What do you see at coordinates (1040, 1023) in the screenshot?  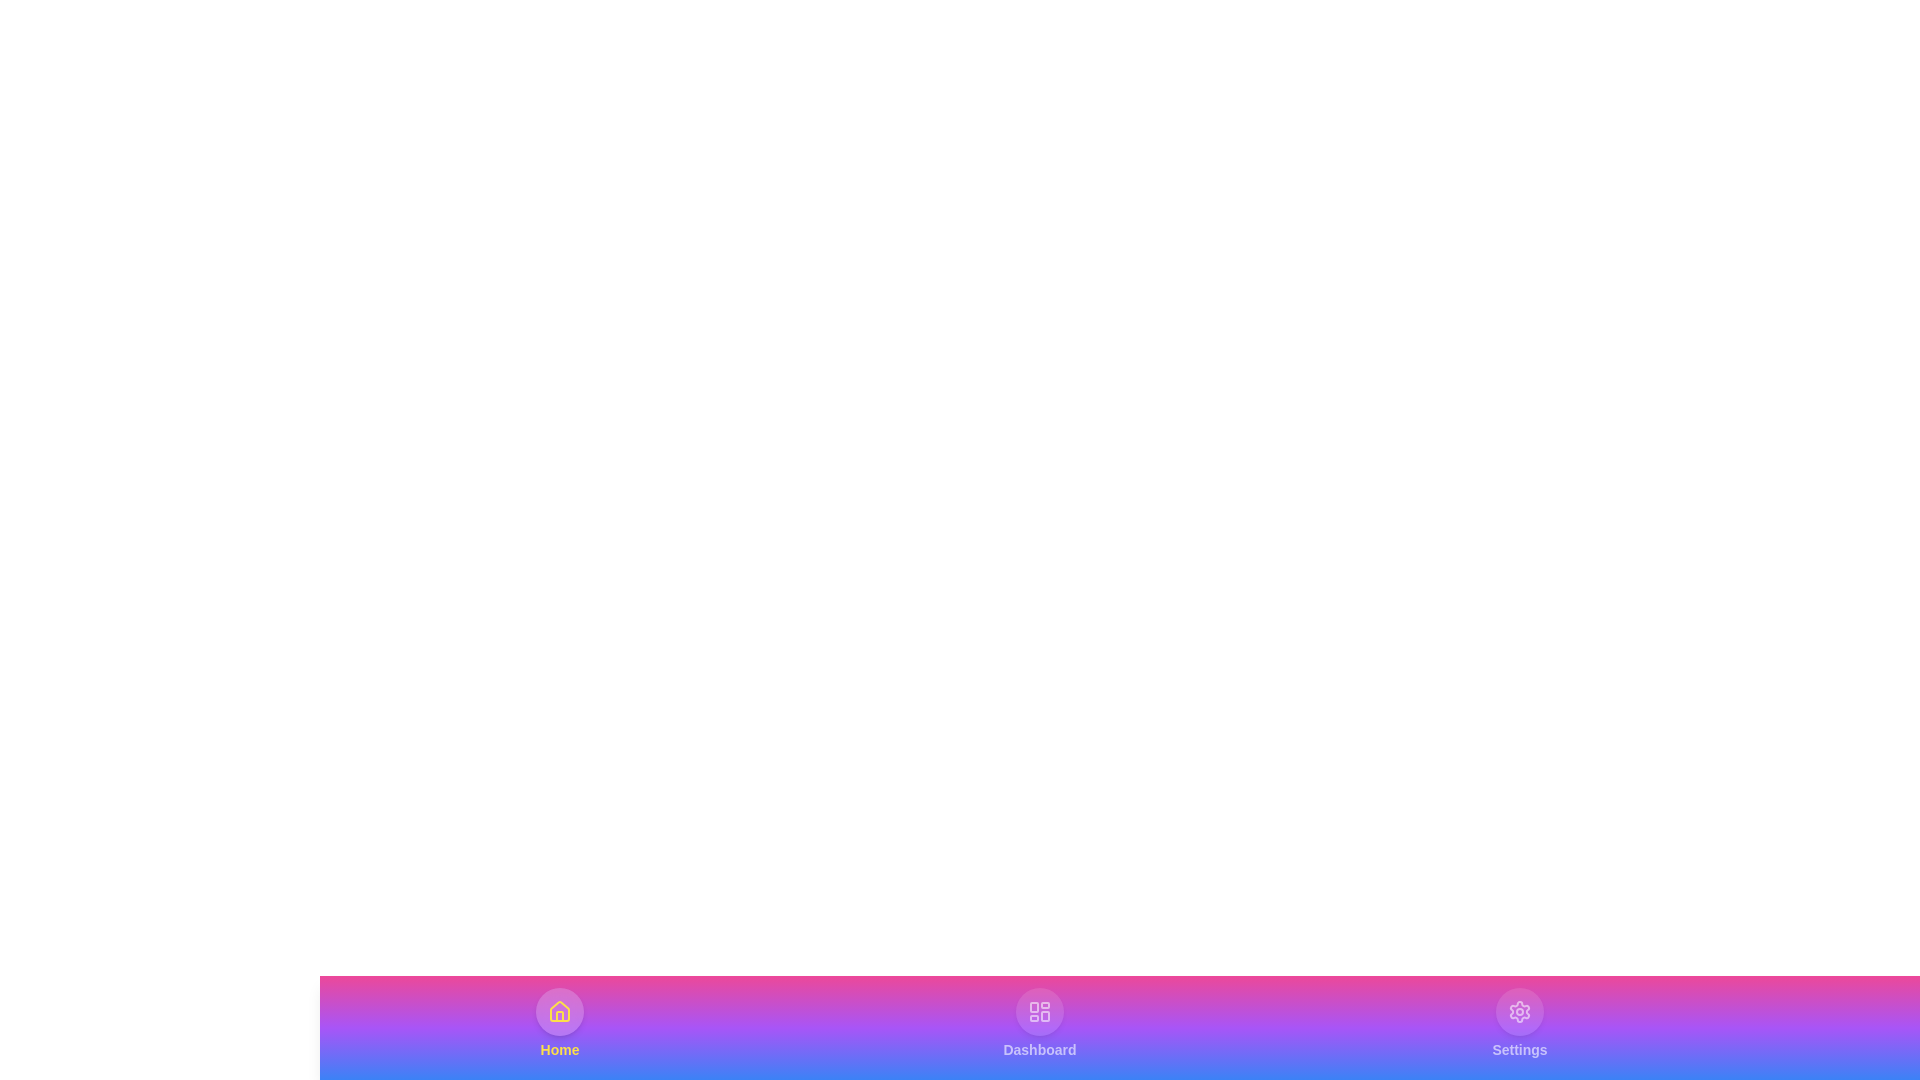 I see `the Dashboard tab to see its hover effect` at bounding box center [1040, 1023].